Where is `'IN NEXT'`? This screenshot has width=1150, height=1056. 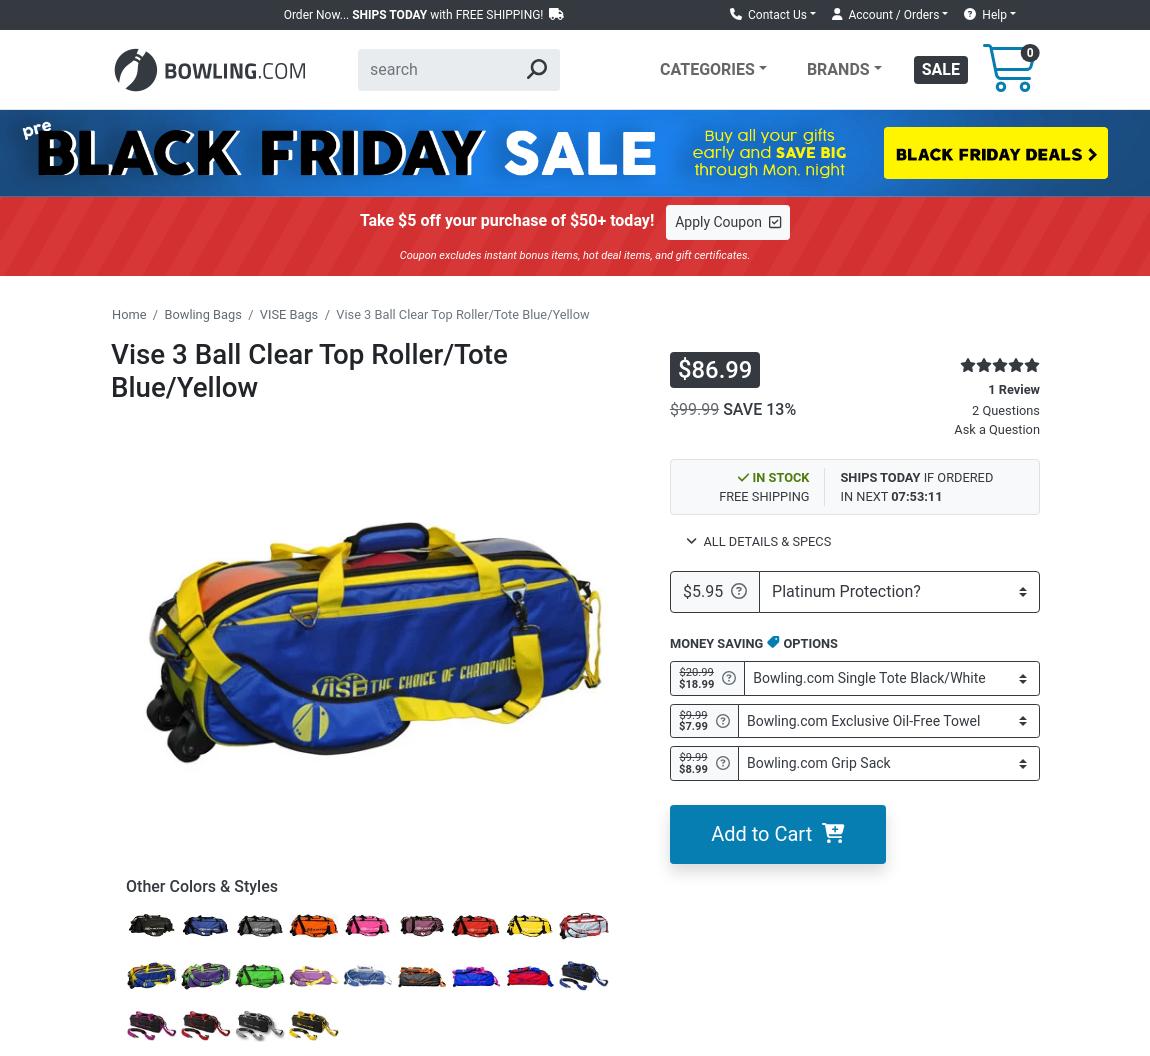
'IN NEXT' is located at coordinates (865, 495).